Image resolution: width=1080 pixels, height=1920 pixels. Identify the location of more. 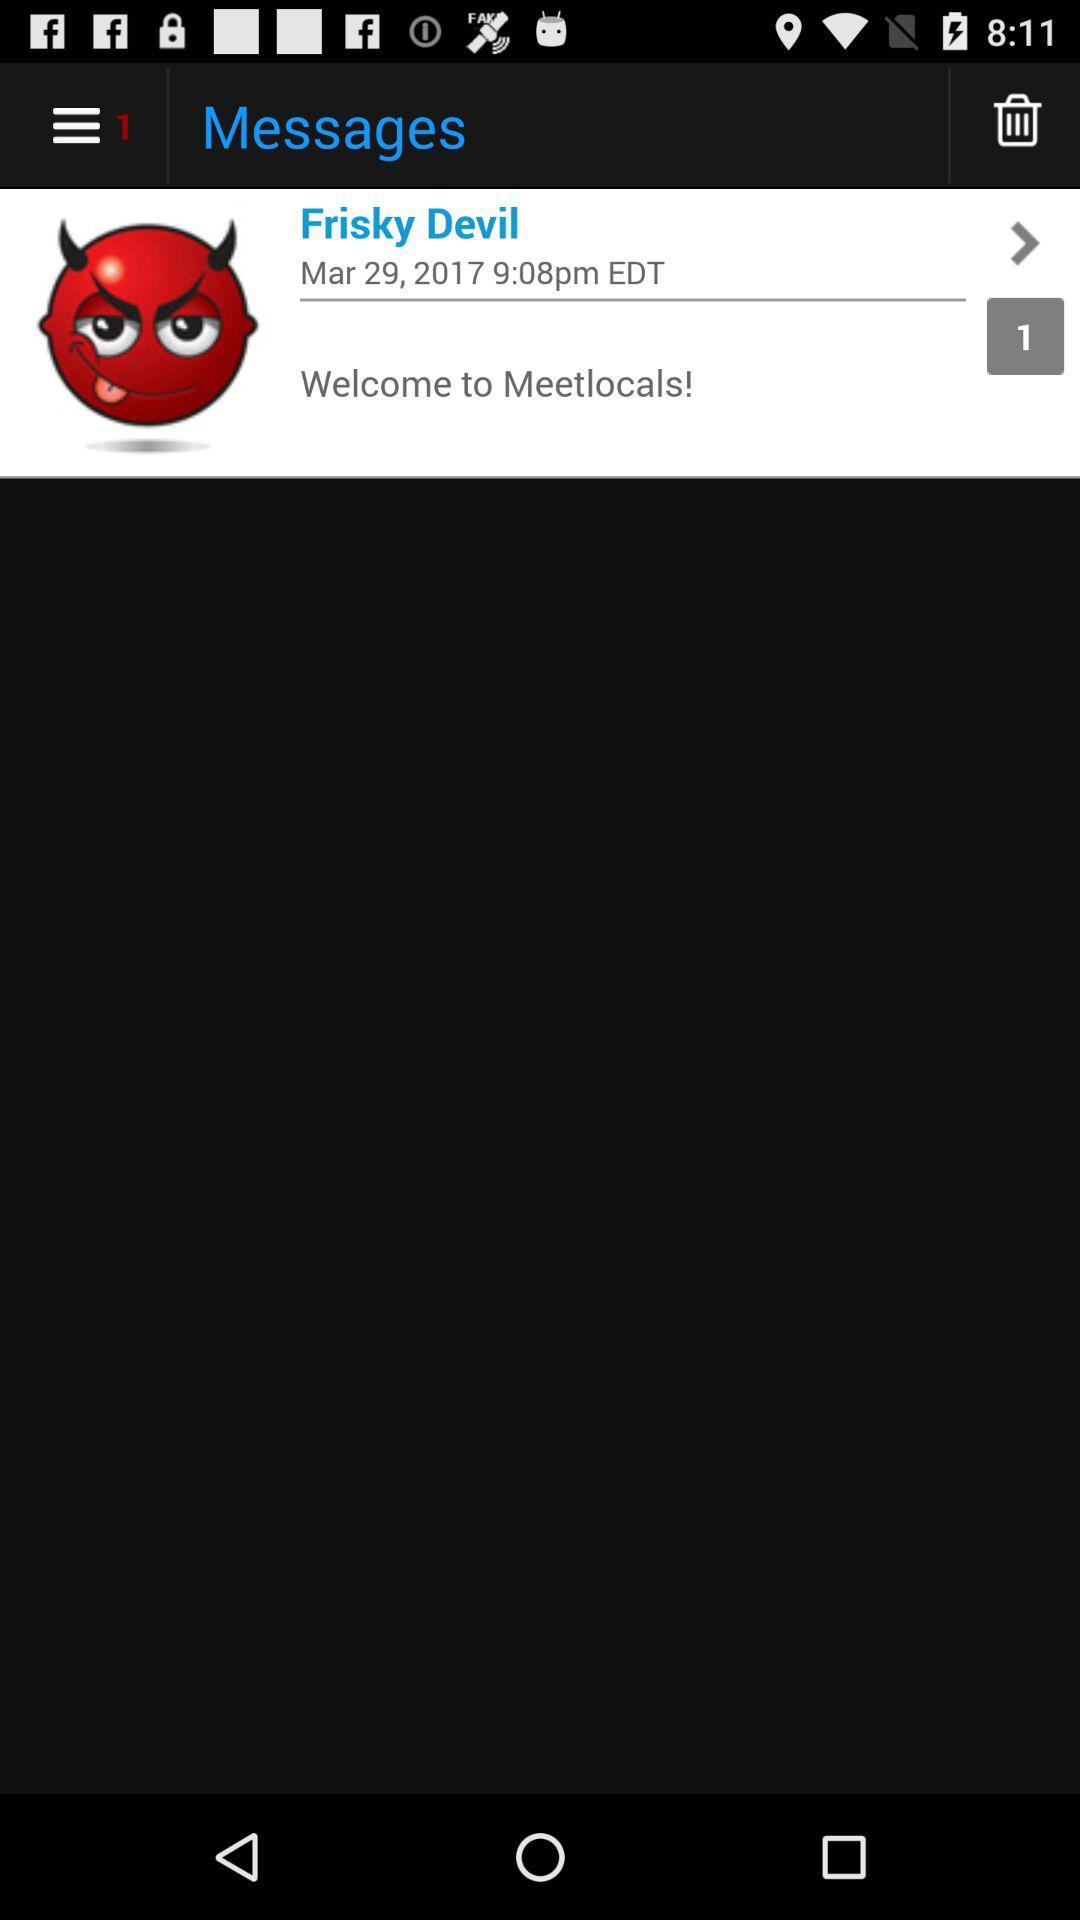
(1018, 124).